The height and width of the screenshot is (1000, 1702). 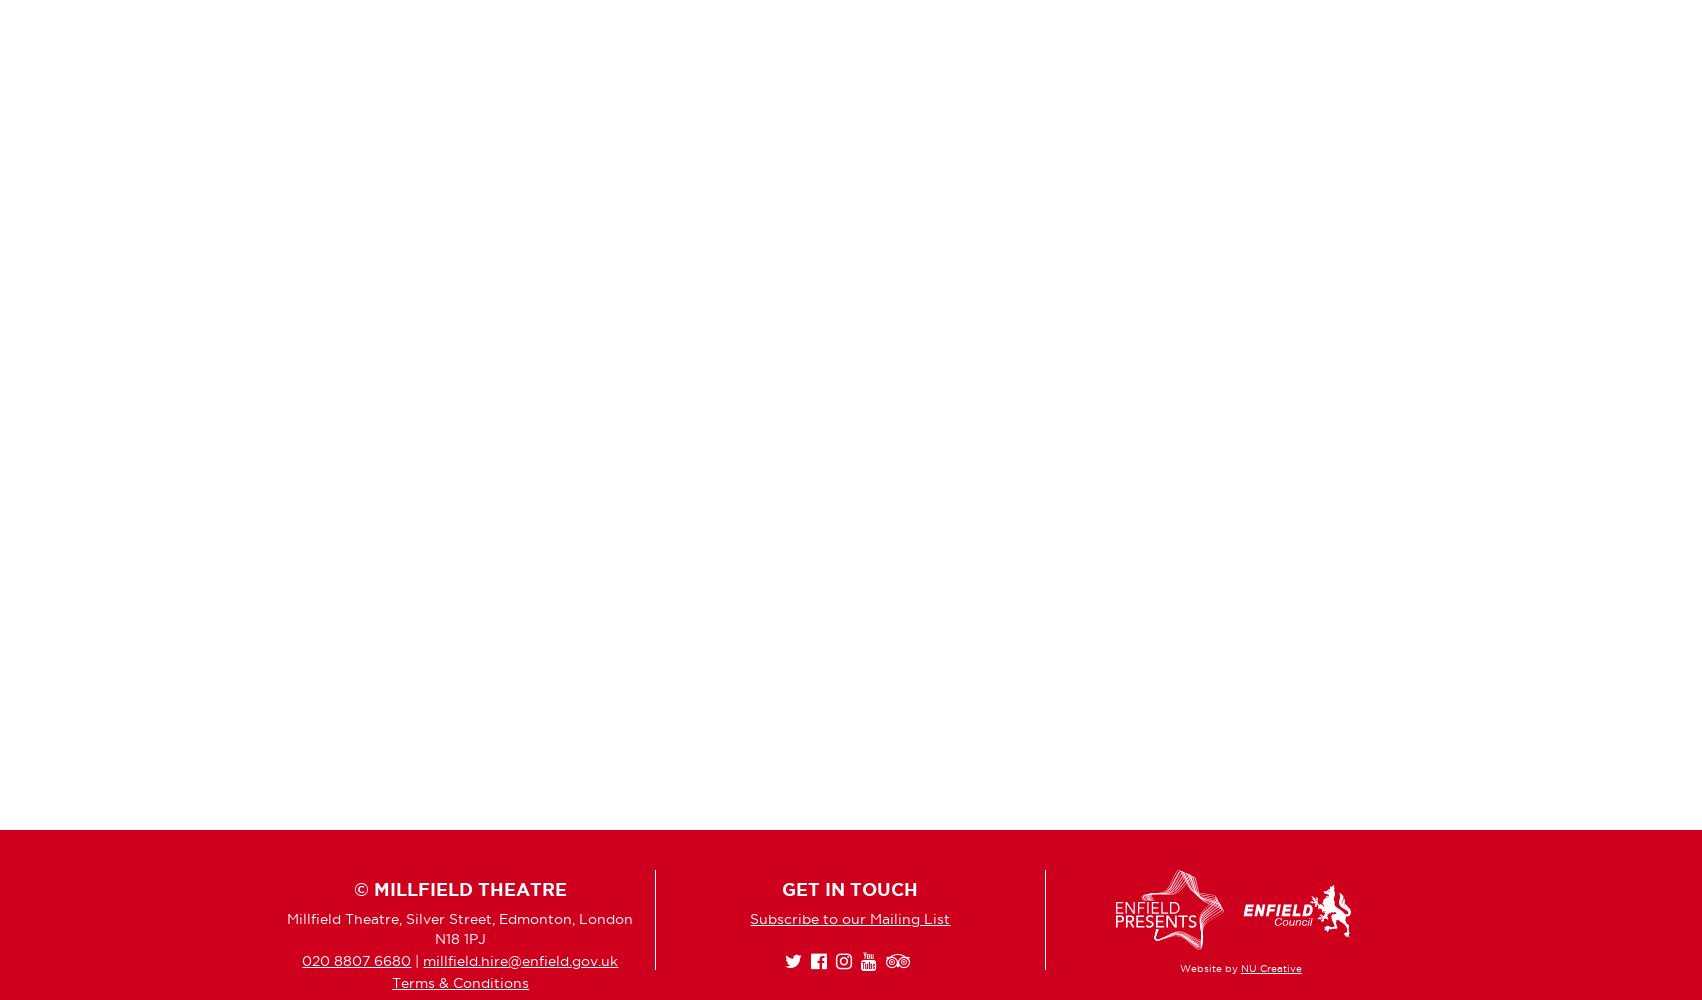 I want to click on 'Website by', so click(x=1178, y=967).